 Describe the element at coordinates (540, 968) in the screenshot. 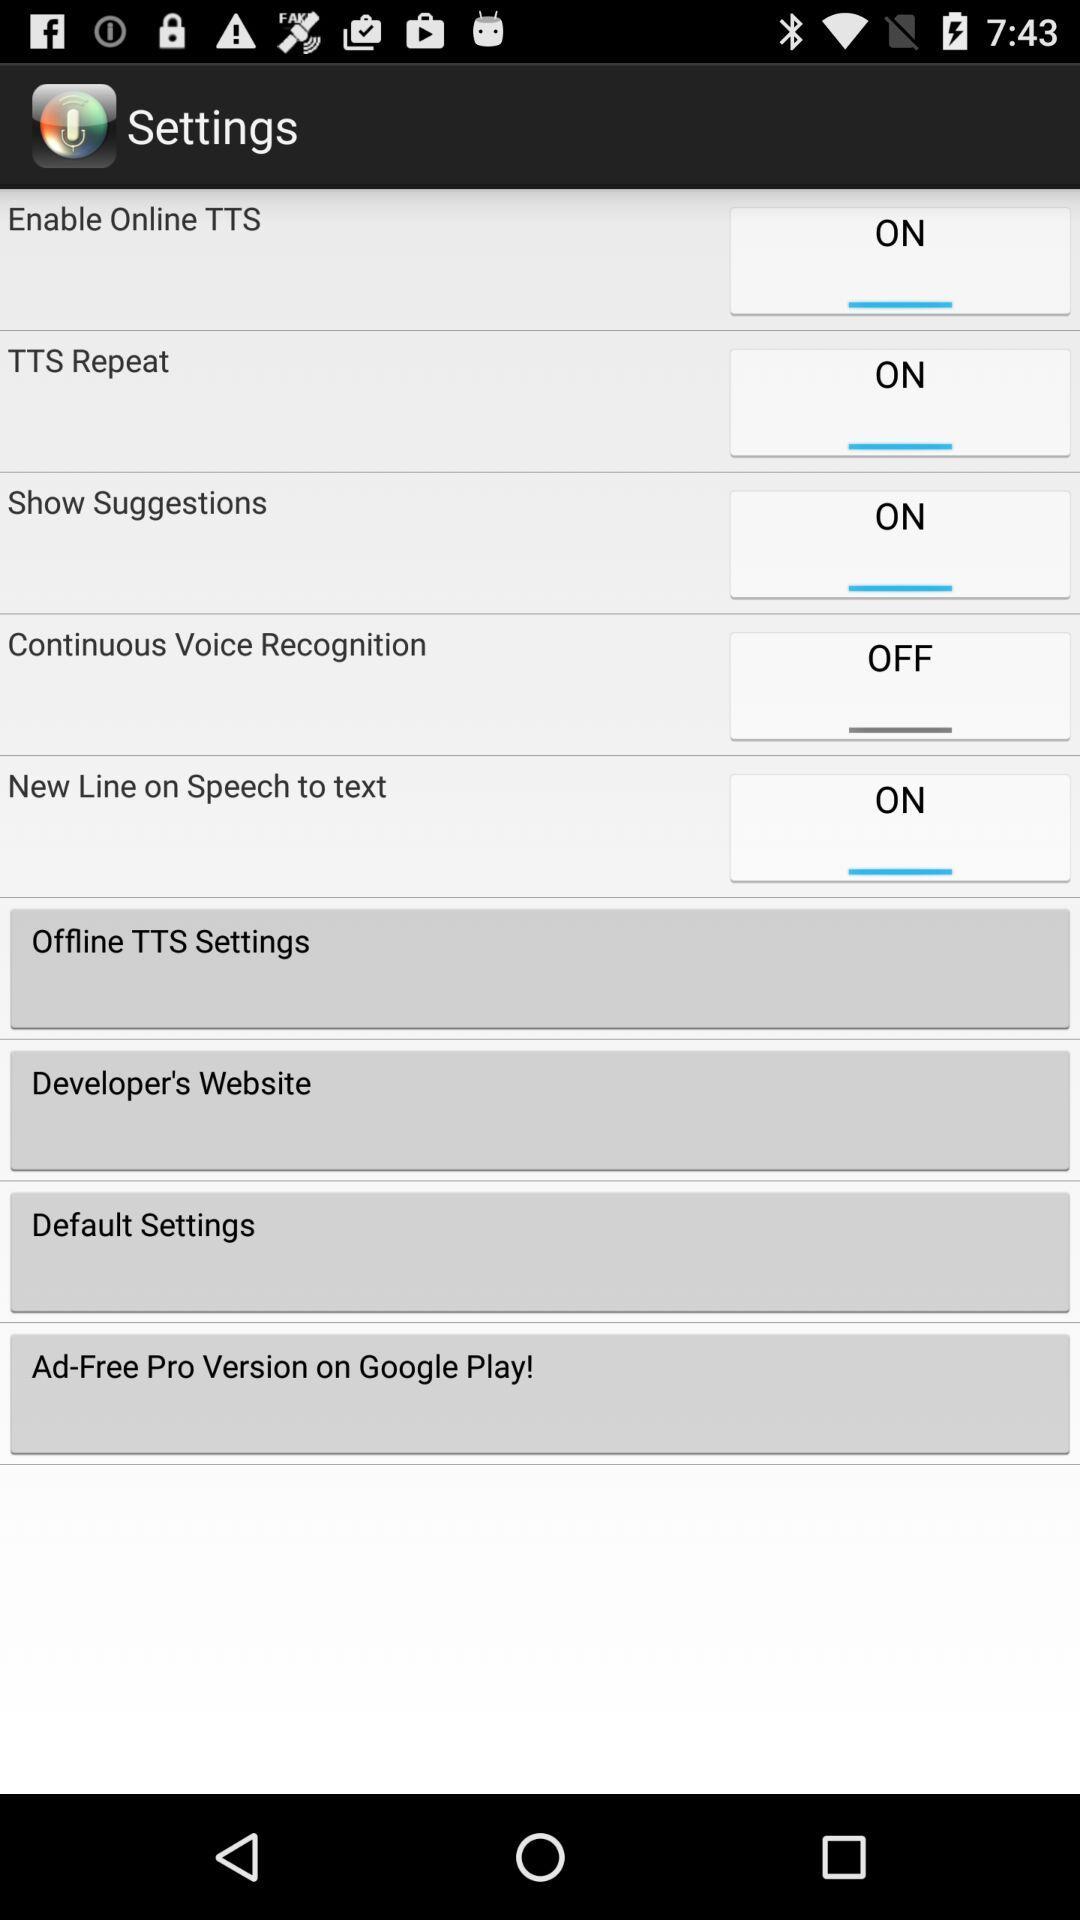

I see `the offline tts settings button` at that location.